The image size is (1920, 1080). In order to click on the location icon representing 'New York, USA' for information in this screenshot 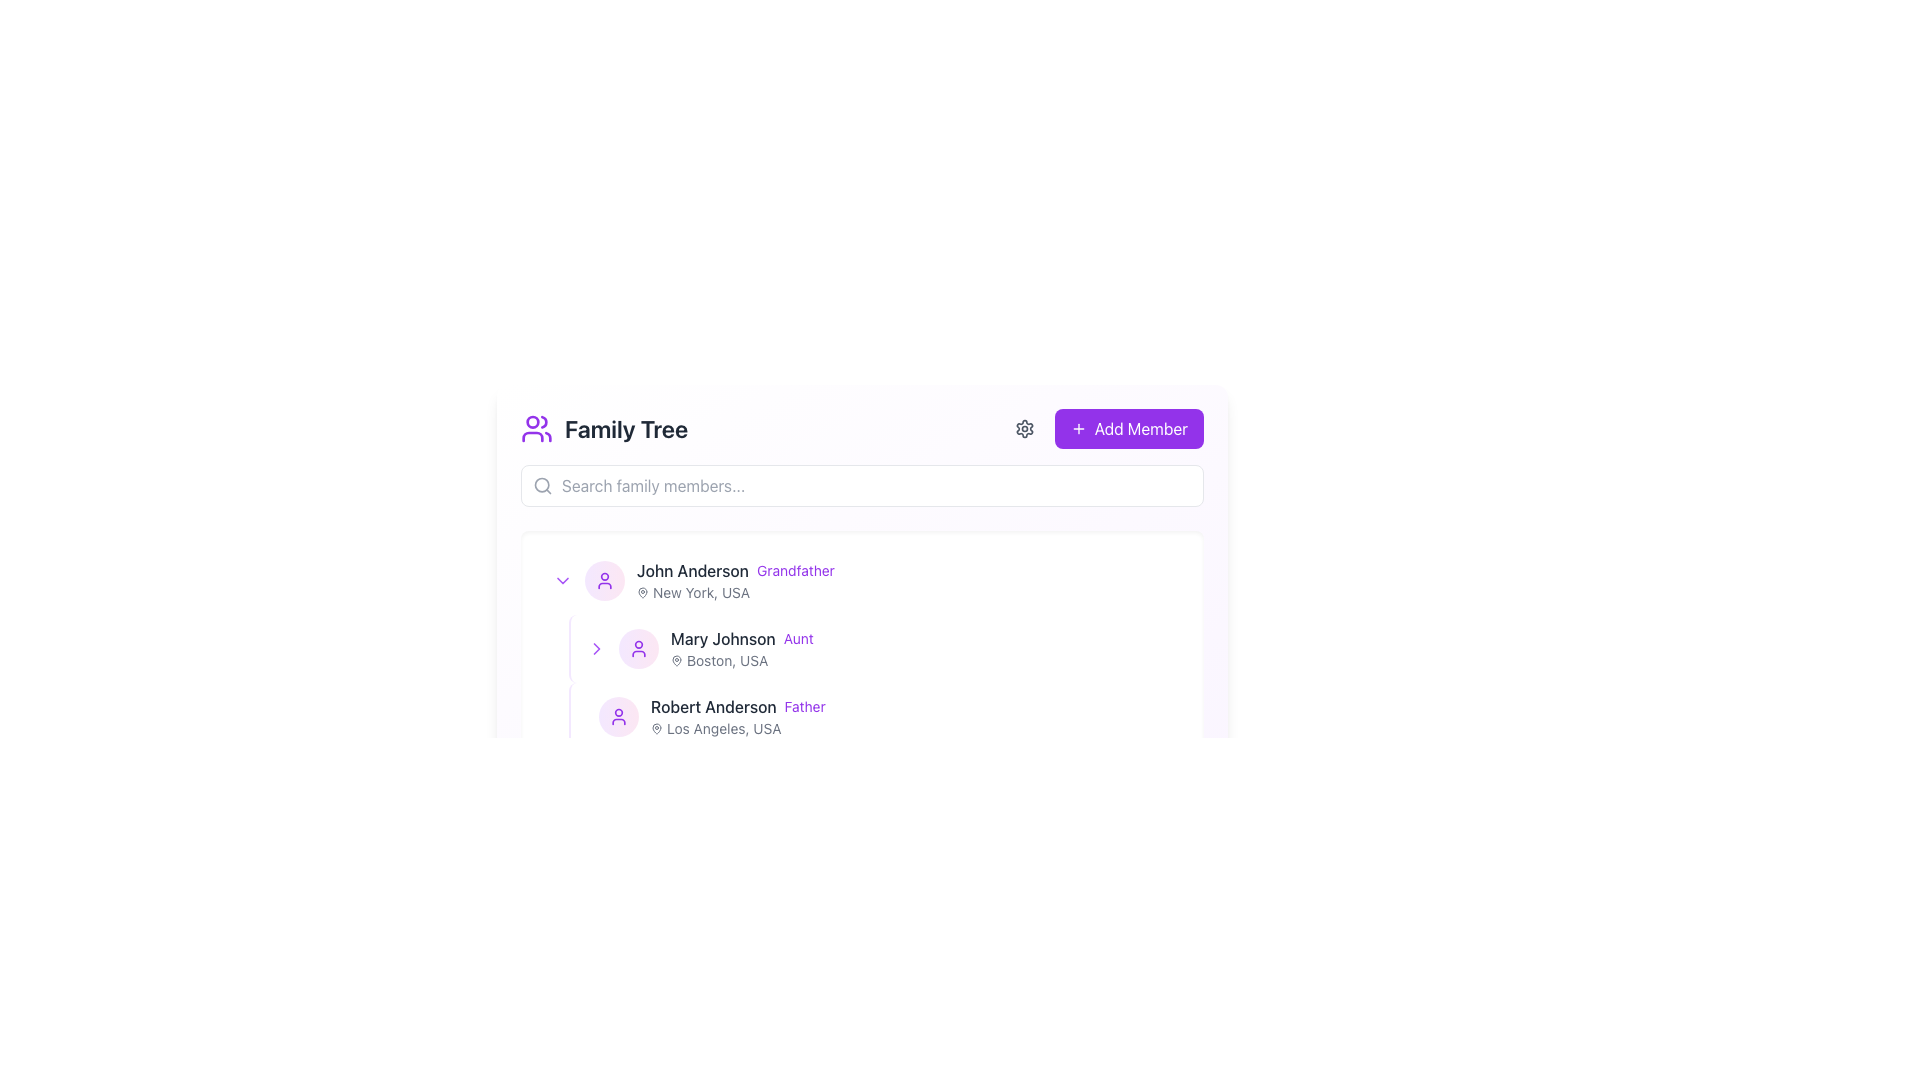, I will do `click(643, 592)`.